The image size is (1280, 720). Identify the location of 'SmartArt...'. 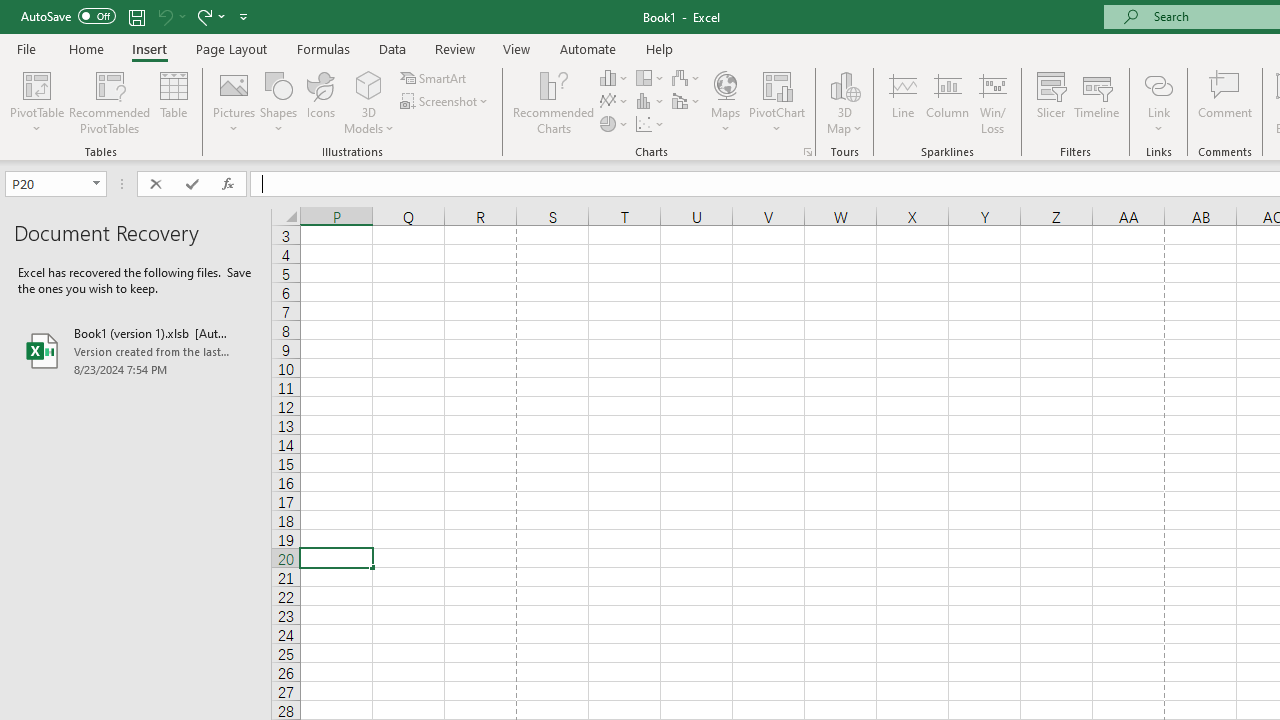
(434, 77).